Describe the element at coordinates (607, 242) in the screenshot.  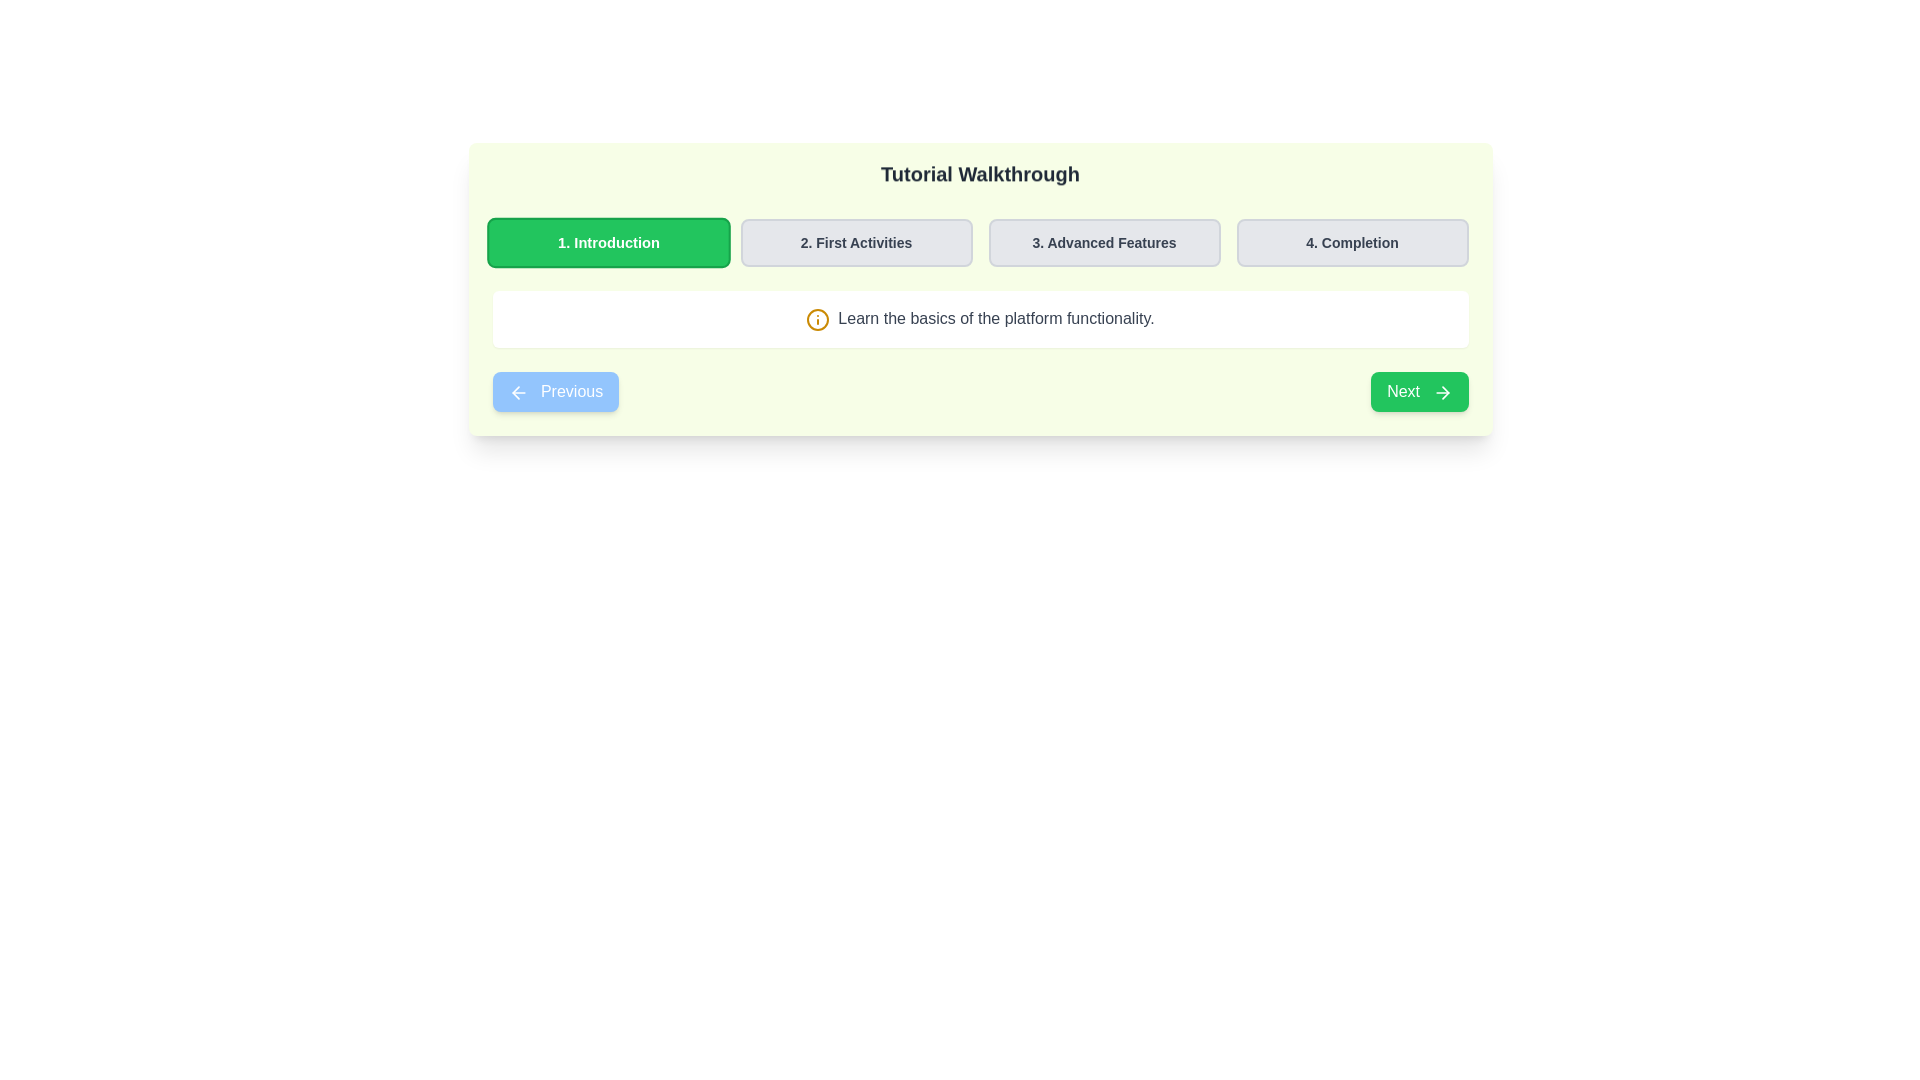
I see `the navigation button representing the first step in the tutorial walkthrough, which is currently highlighted as the active step` at that location.